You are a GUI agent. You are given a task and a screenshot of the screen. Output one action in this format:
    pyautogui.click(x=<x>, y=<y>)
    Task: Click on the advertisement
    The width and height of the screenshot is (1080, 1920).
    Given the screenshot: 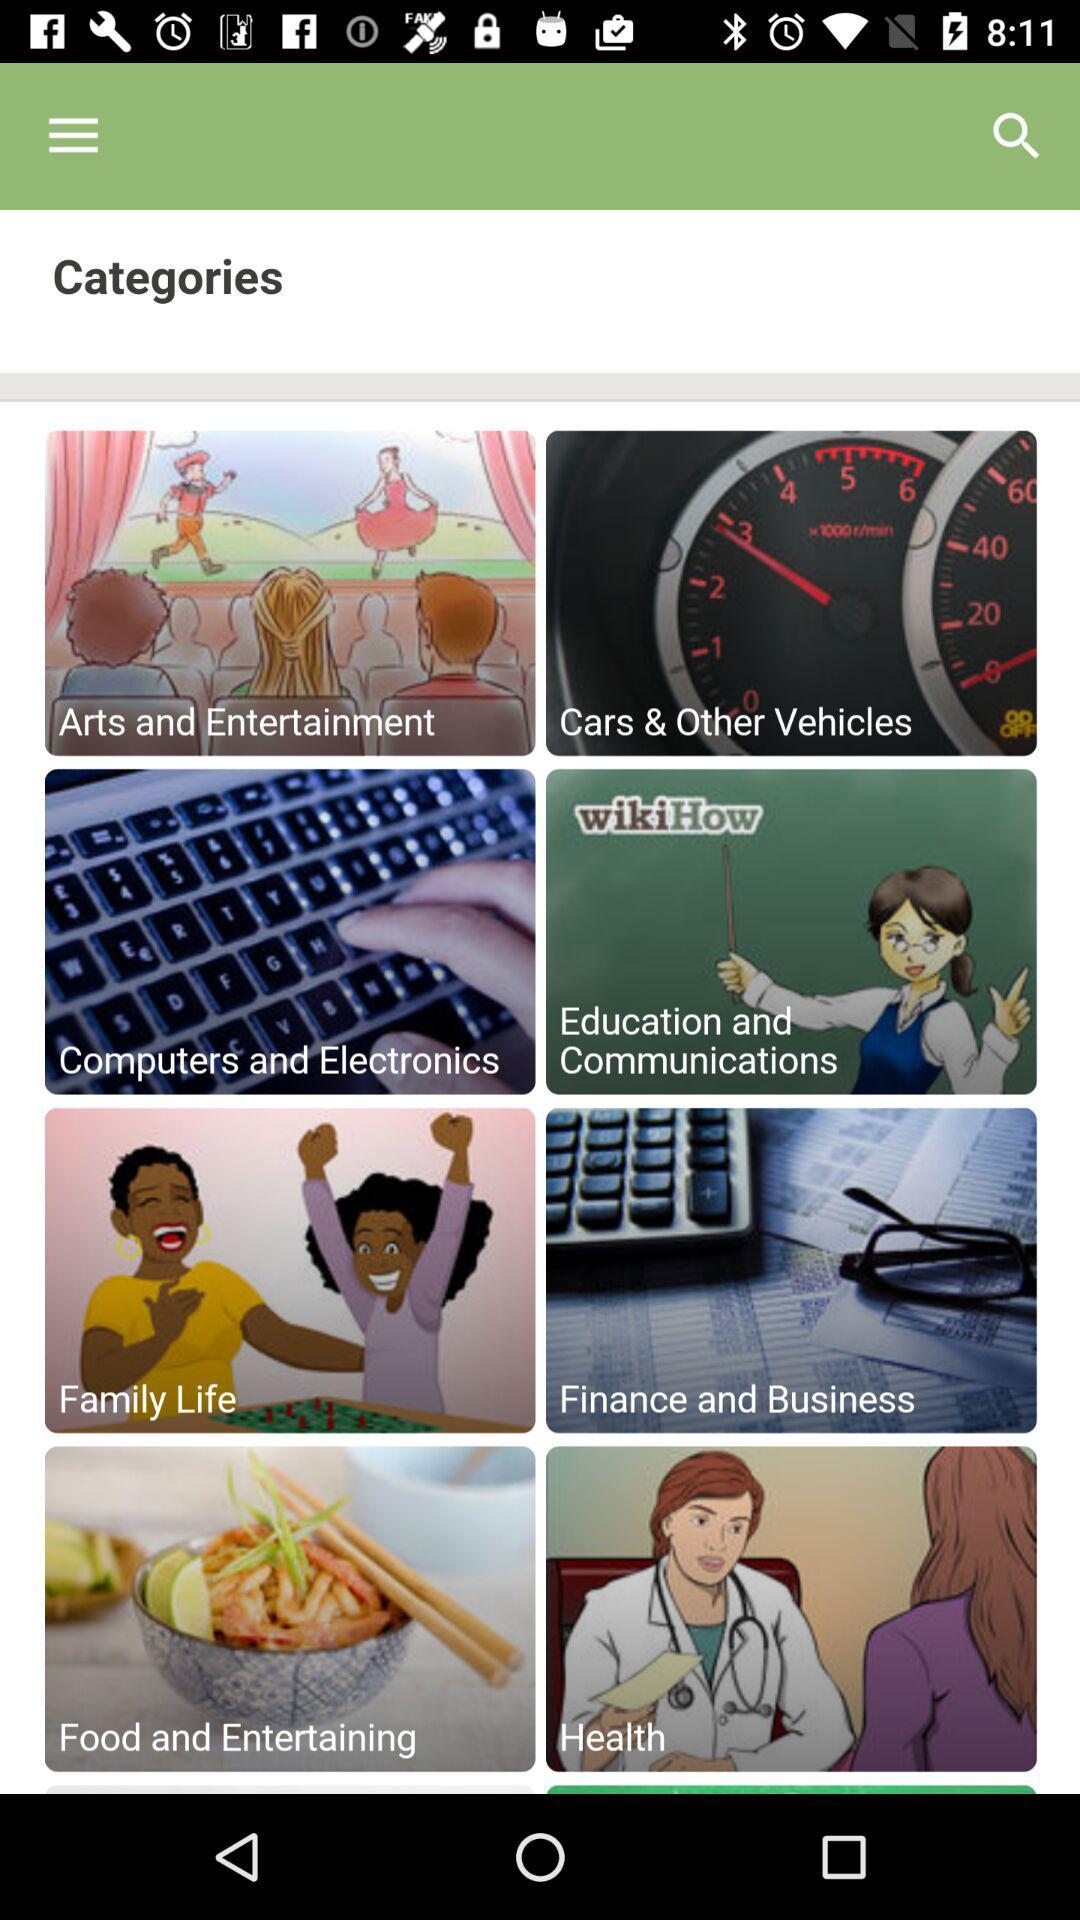 What is the action you would take?
    pyautogui.click(x=540, y=1002)
    